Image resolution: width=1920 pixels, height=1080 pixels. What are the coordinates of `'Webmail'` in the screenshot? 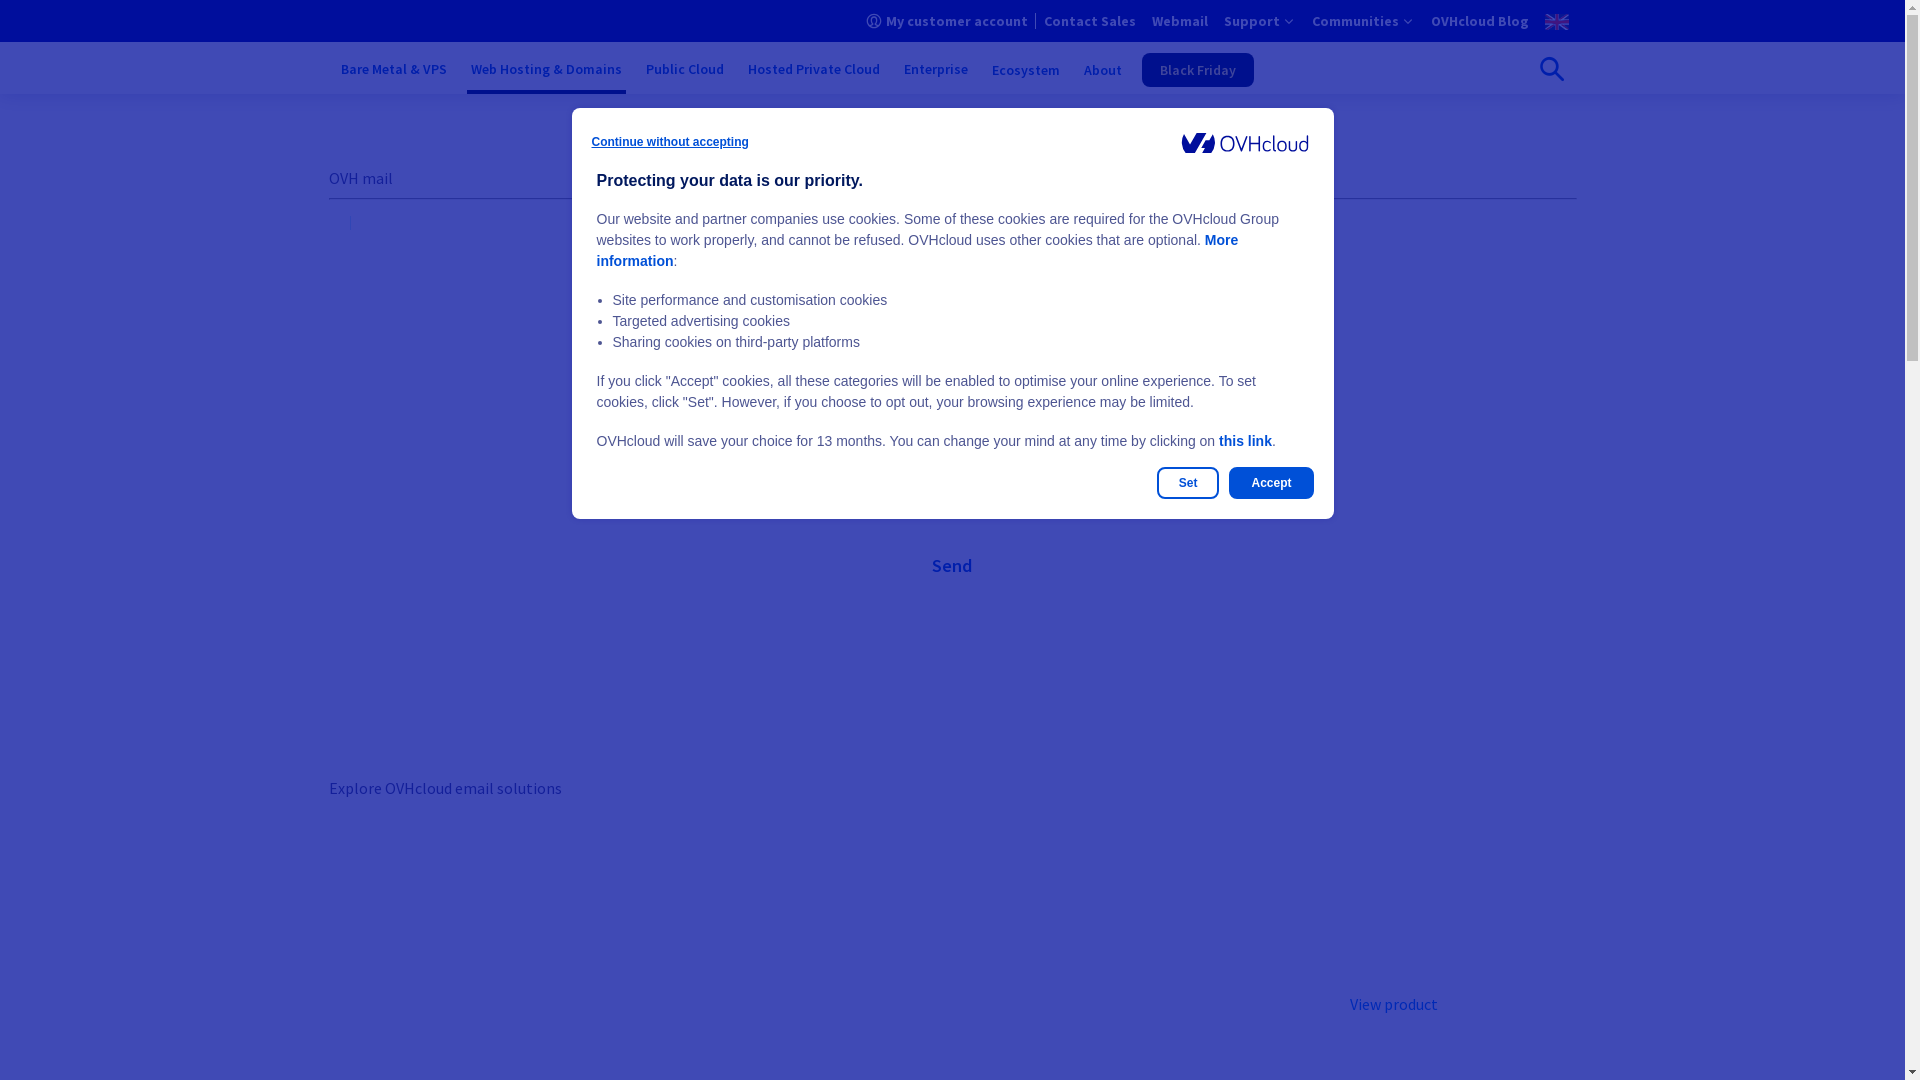 It's located at (1180, 20).